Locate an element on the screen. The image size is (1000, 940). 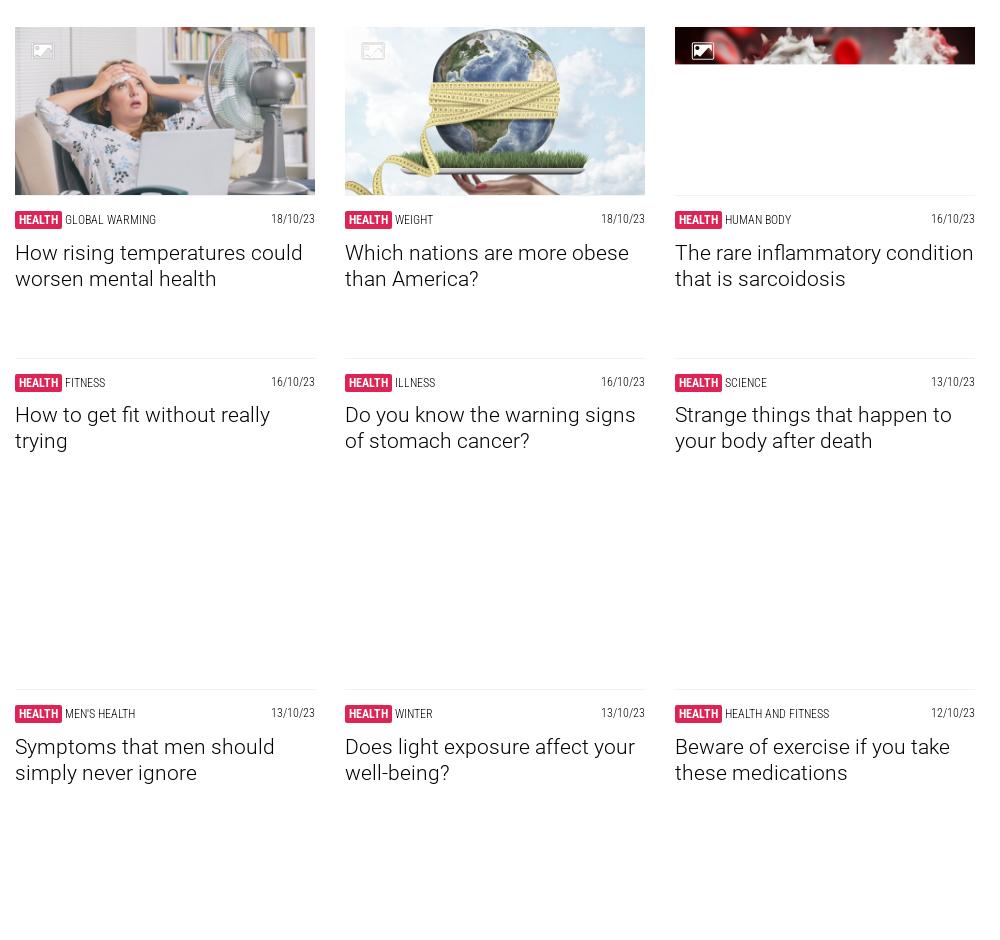
'Illness' is located at coordinates (415, 551).